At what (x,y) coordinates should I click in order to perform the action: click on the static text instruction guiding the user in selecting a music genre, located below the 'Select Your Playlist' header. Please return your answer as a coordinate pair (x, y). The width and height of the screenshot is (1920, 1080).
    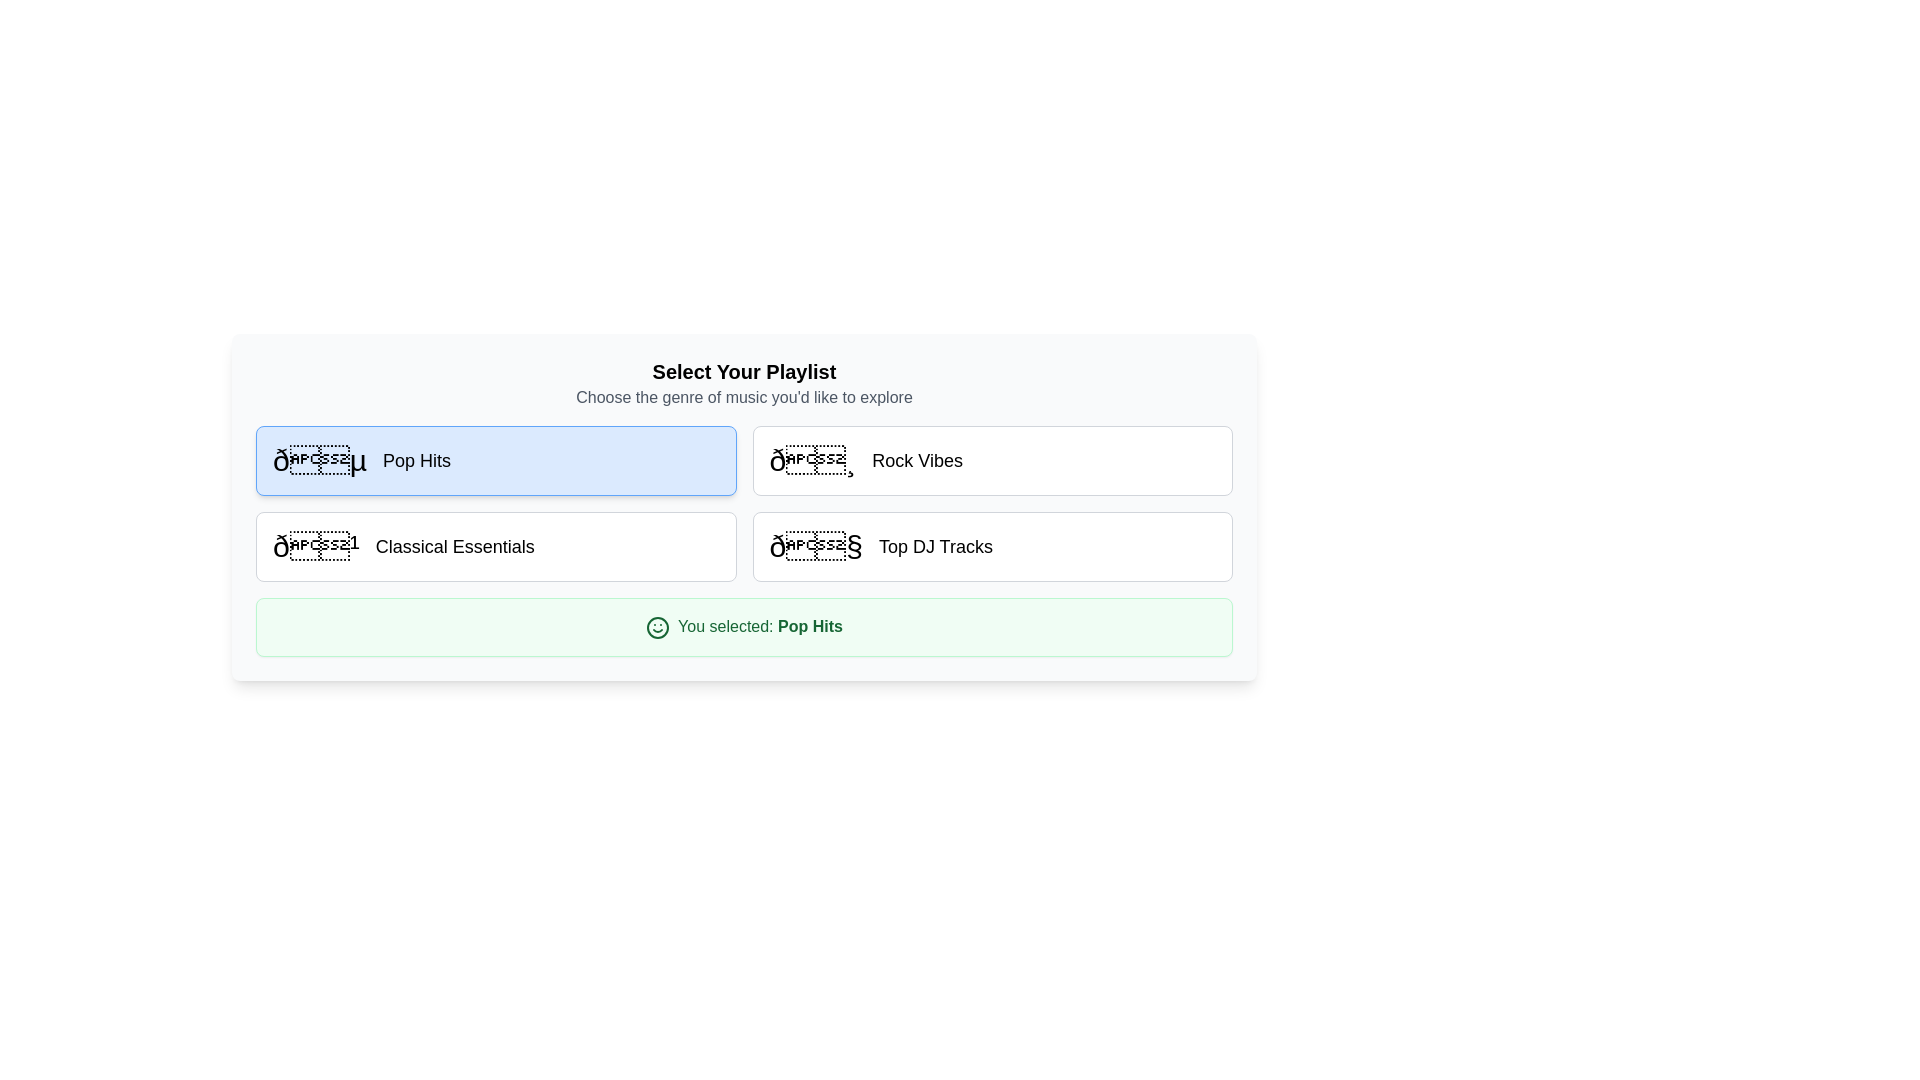
    Looking at the image, I should click on (743, 397).